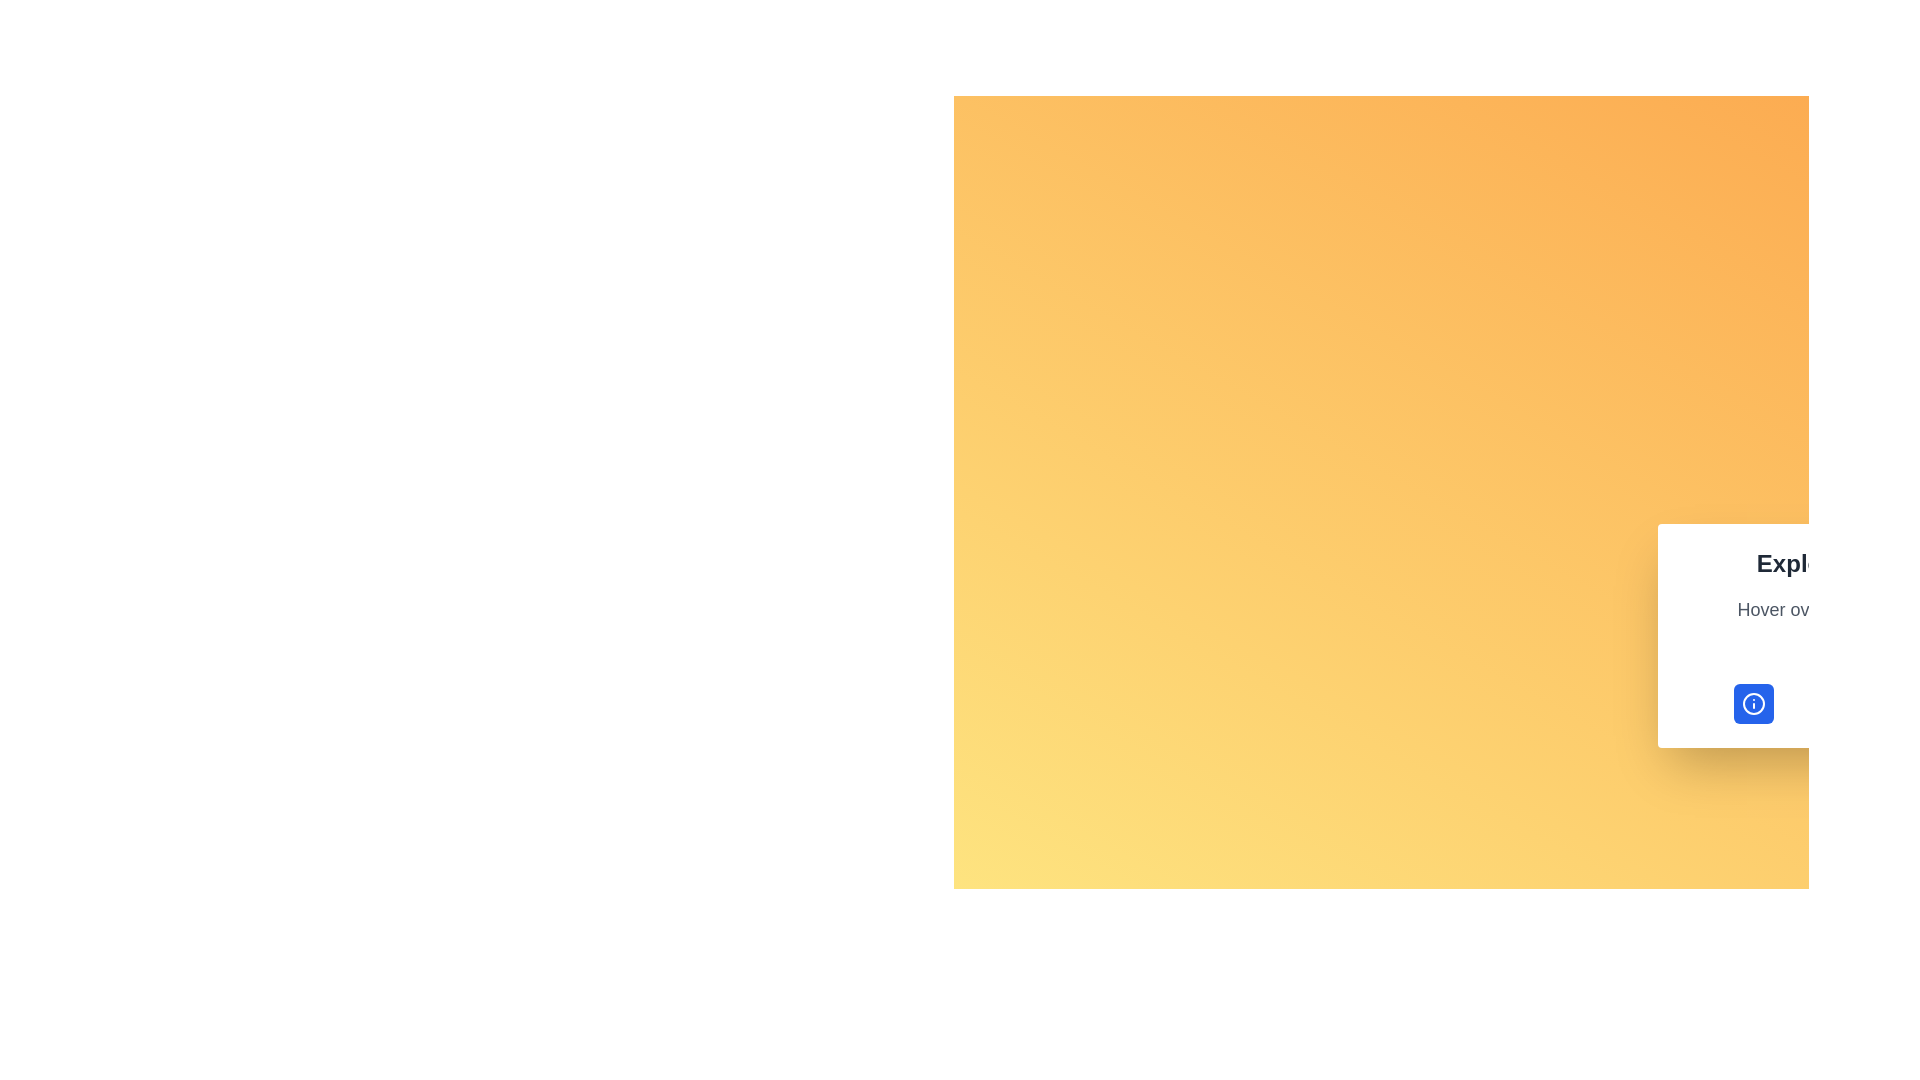 This screenshot has width=1920, height=1080. Describe the element at coordinates (1752, 703) in the screenshot. I see `the blue button located at the bottom right of the interface to enable keyboard navigation for displaying tooltips or help text` at that location.